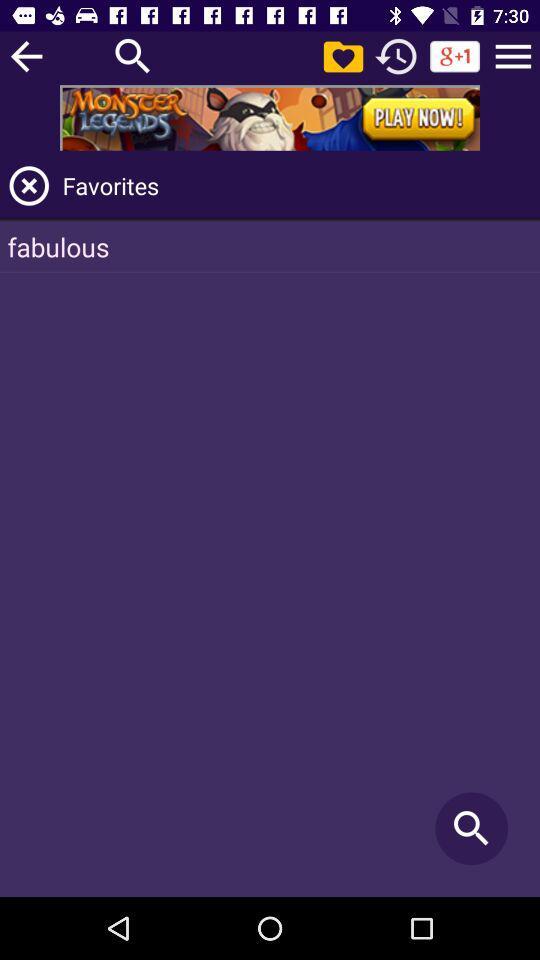  I want to click on pictures, so click(342, 55).